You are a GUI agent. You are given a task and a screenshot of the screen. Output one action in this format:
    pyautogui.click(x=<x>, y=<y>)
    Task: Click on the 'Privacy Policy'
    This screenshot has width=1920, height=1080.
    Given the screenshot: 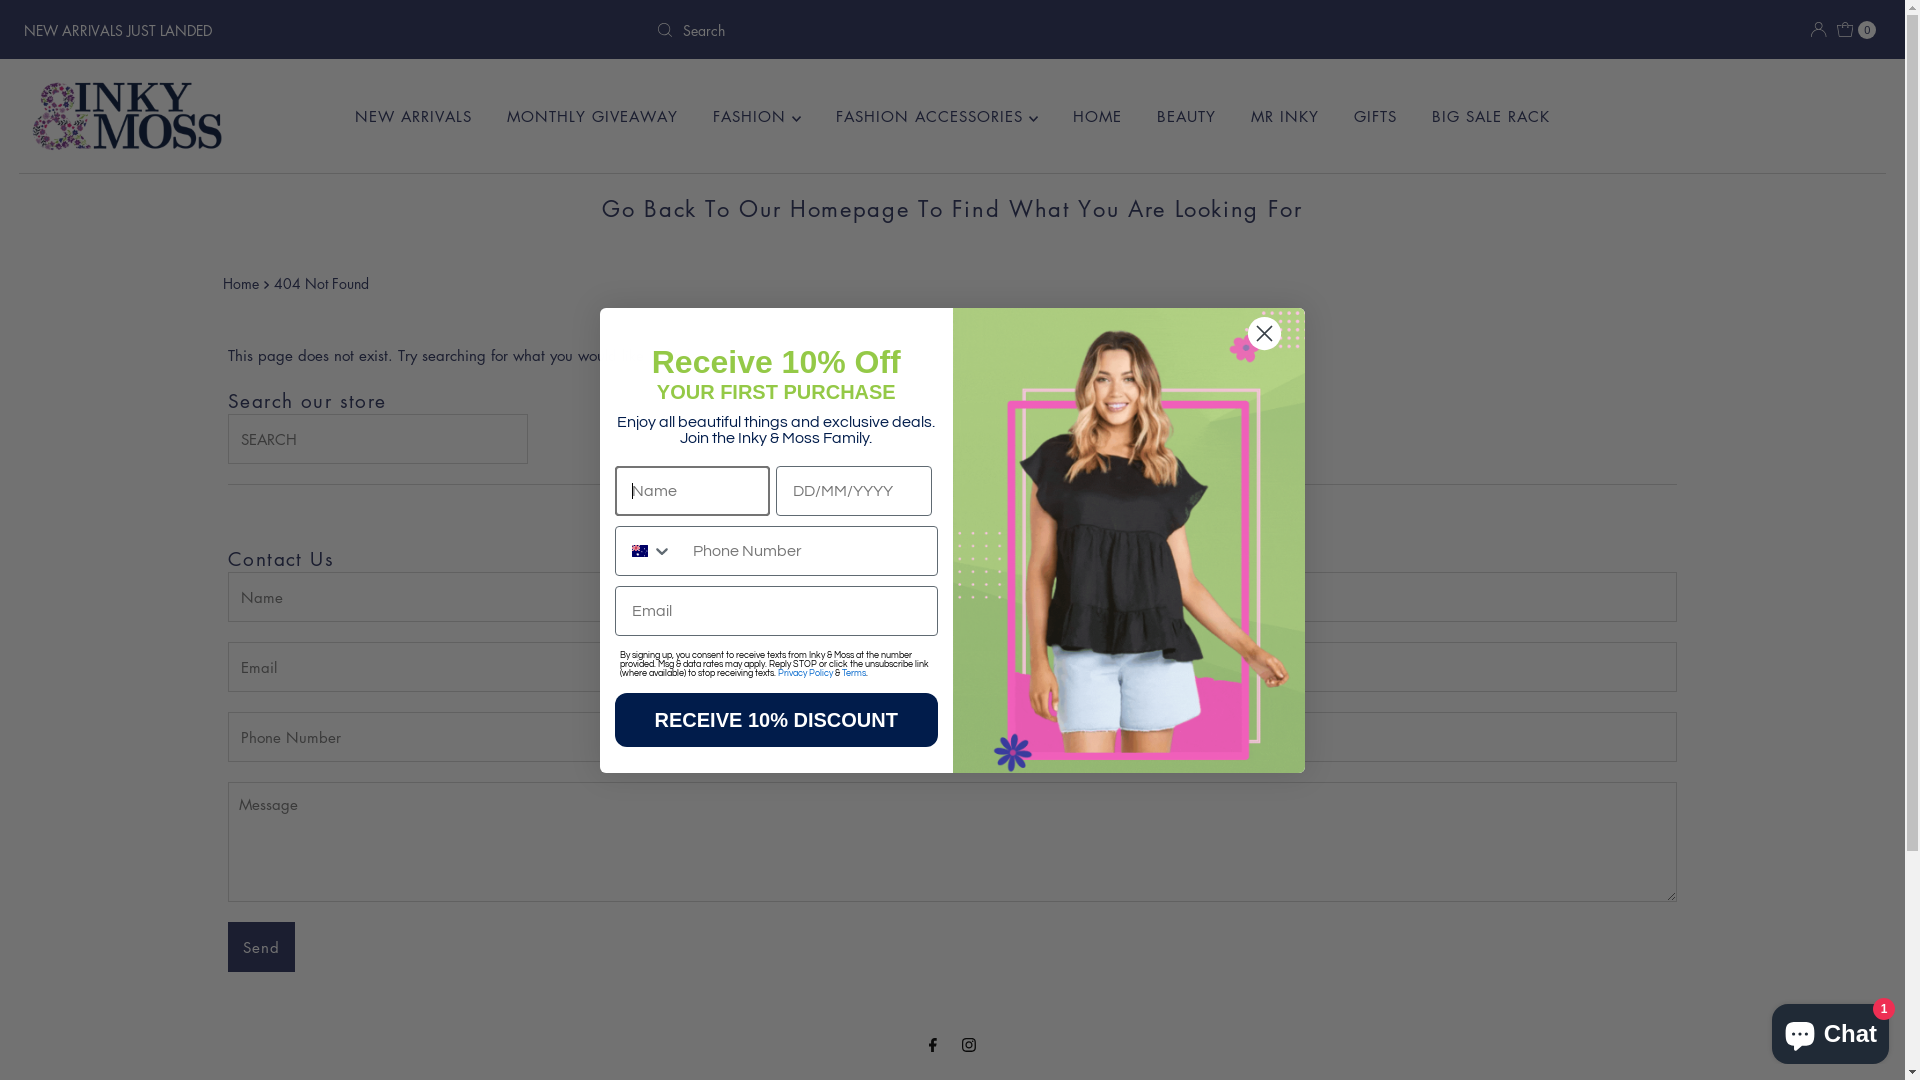 What is the action you would take?
    pyautogui.click(x=805, y=672)
    